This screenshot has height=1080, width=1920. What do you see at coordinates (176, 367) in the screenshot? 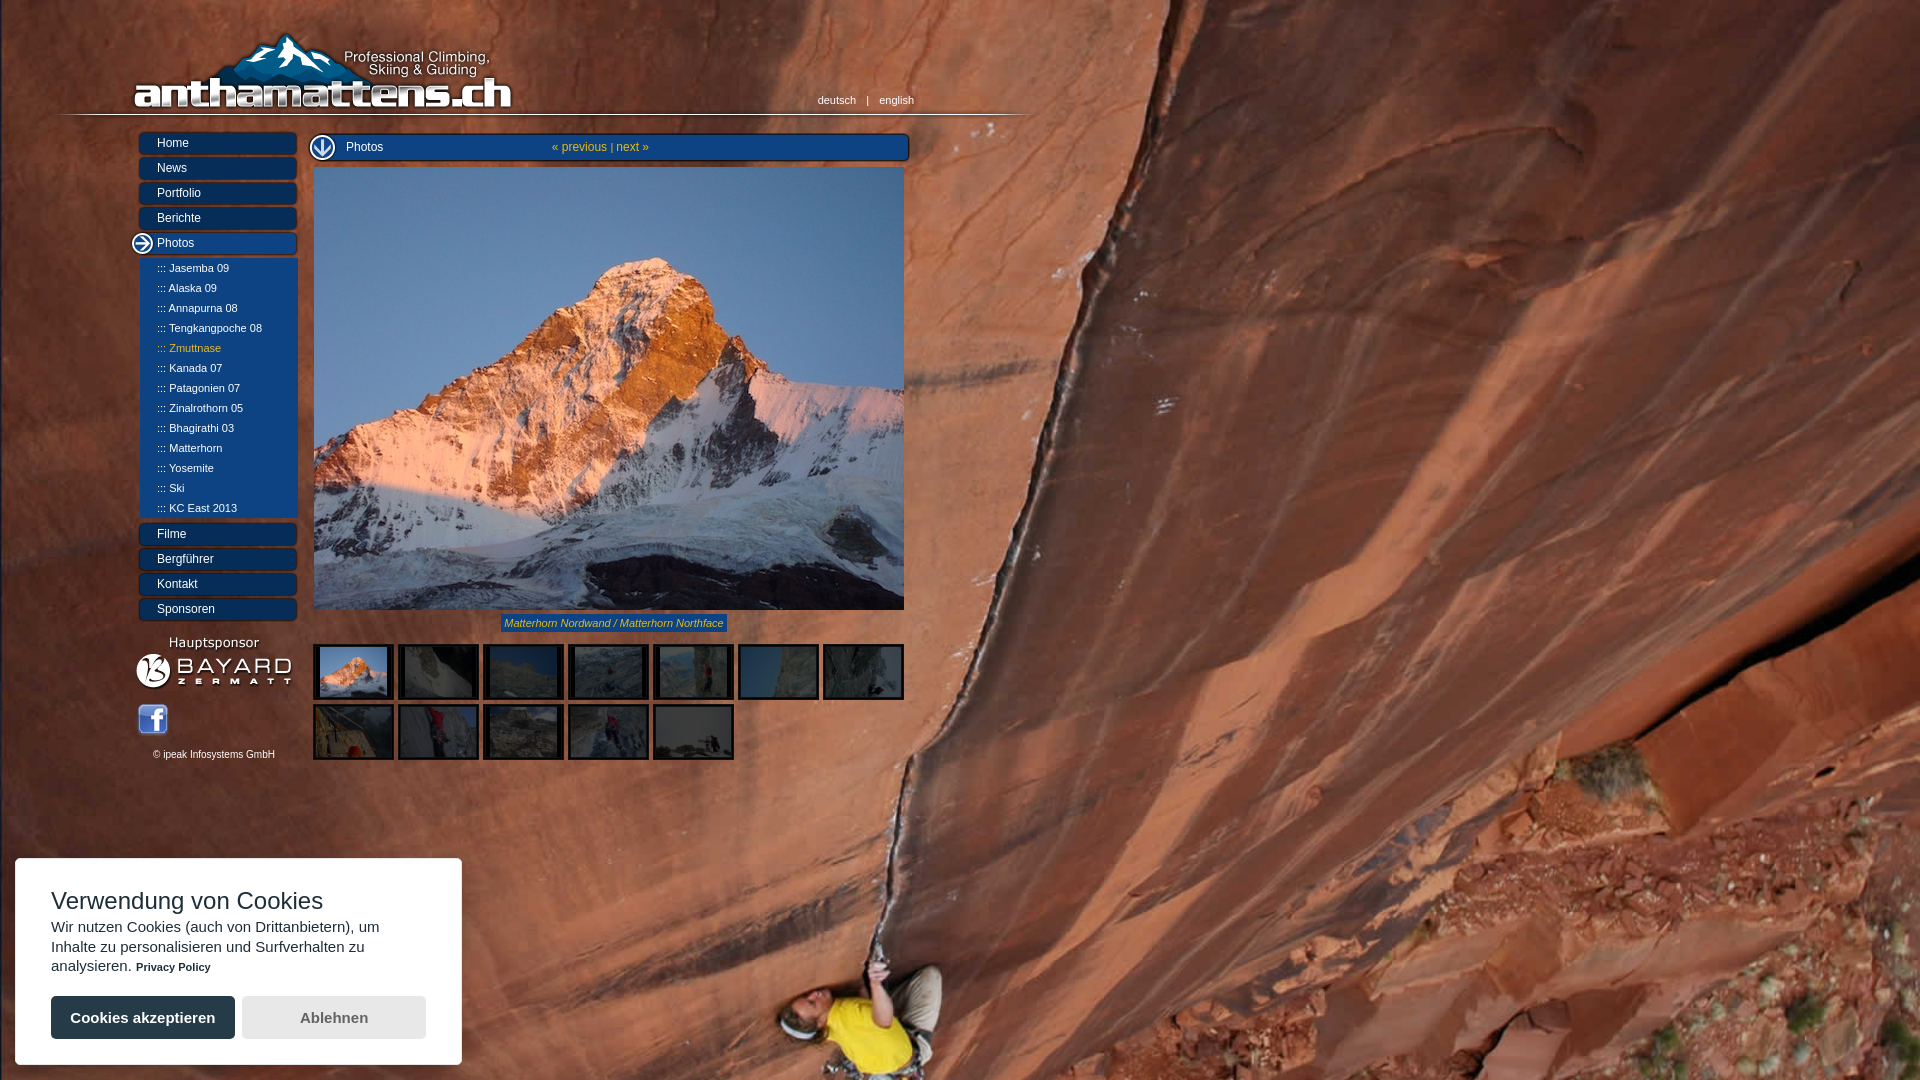
I see `'::: Kanada 07'` at bounding box center [176, 367].